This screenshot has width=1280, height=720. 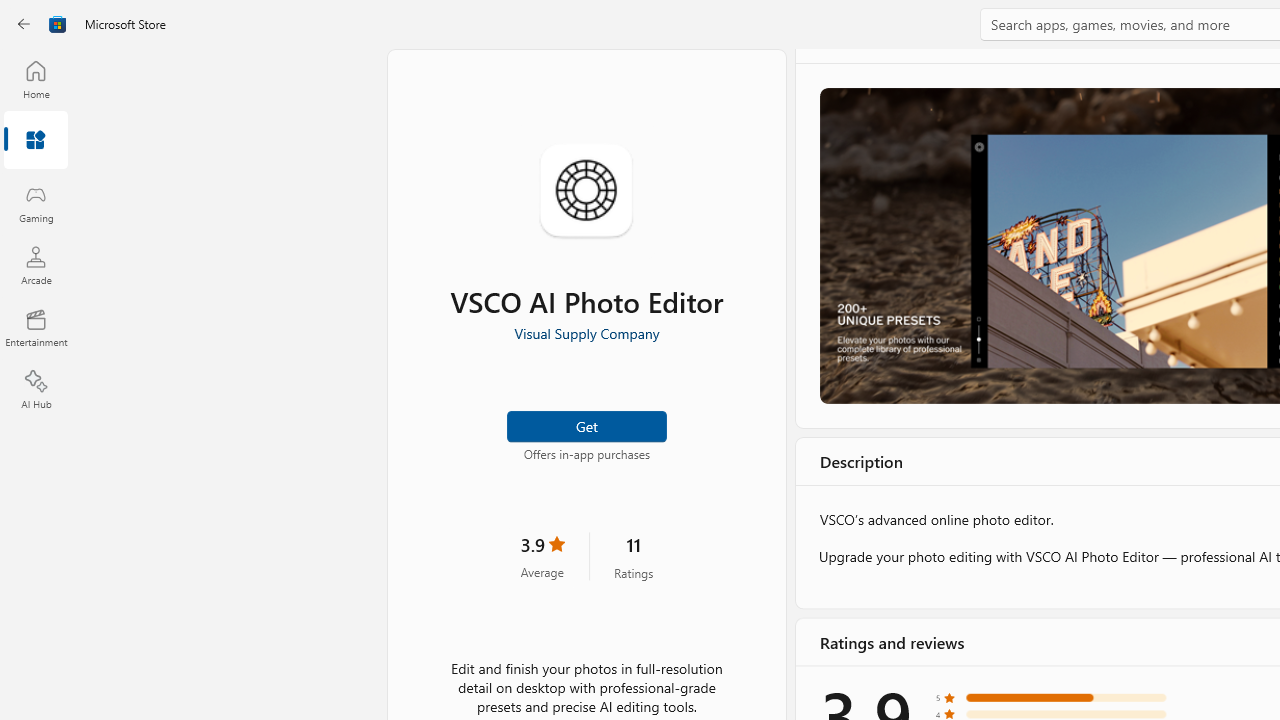 What do you see at coordinates (585, 424) in the screenshot?
I see `'Get'` at bounding box center [585, 424].